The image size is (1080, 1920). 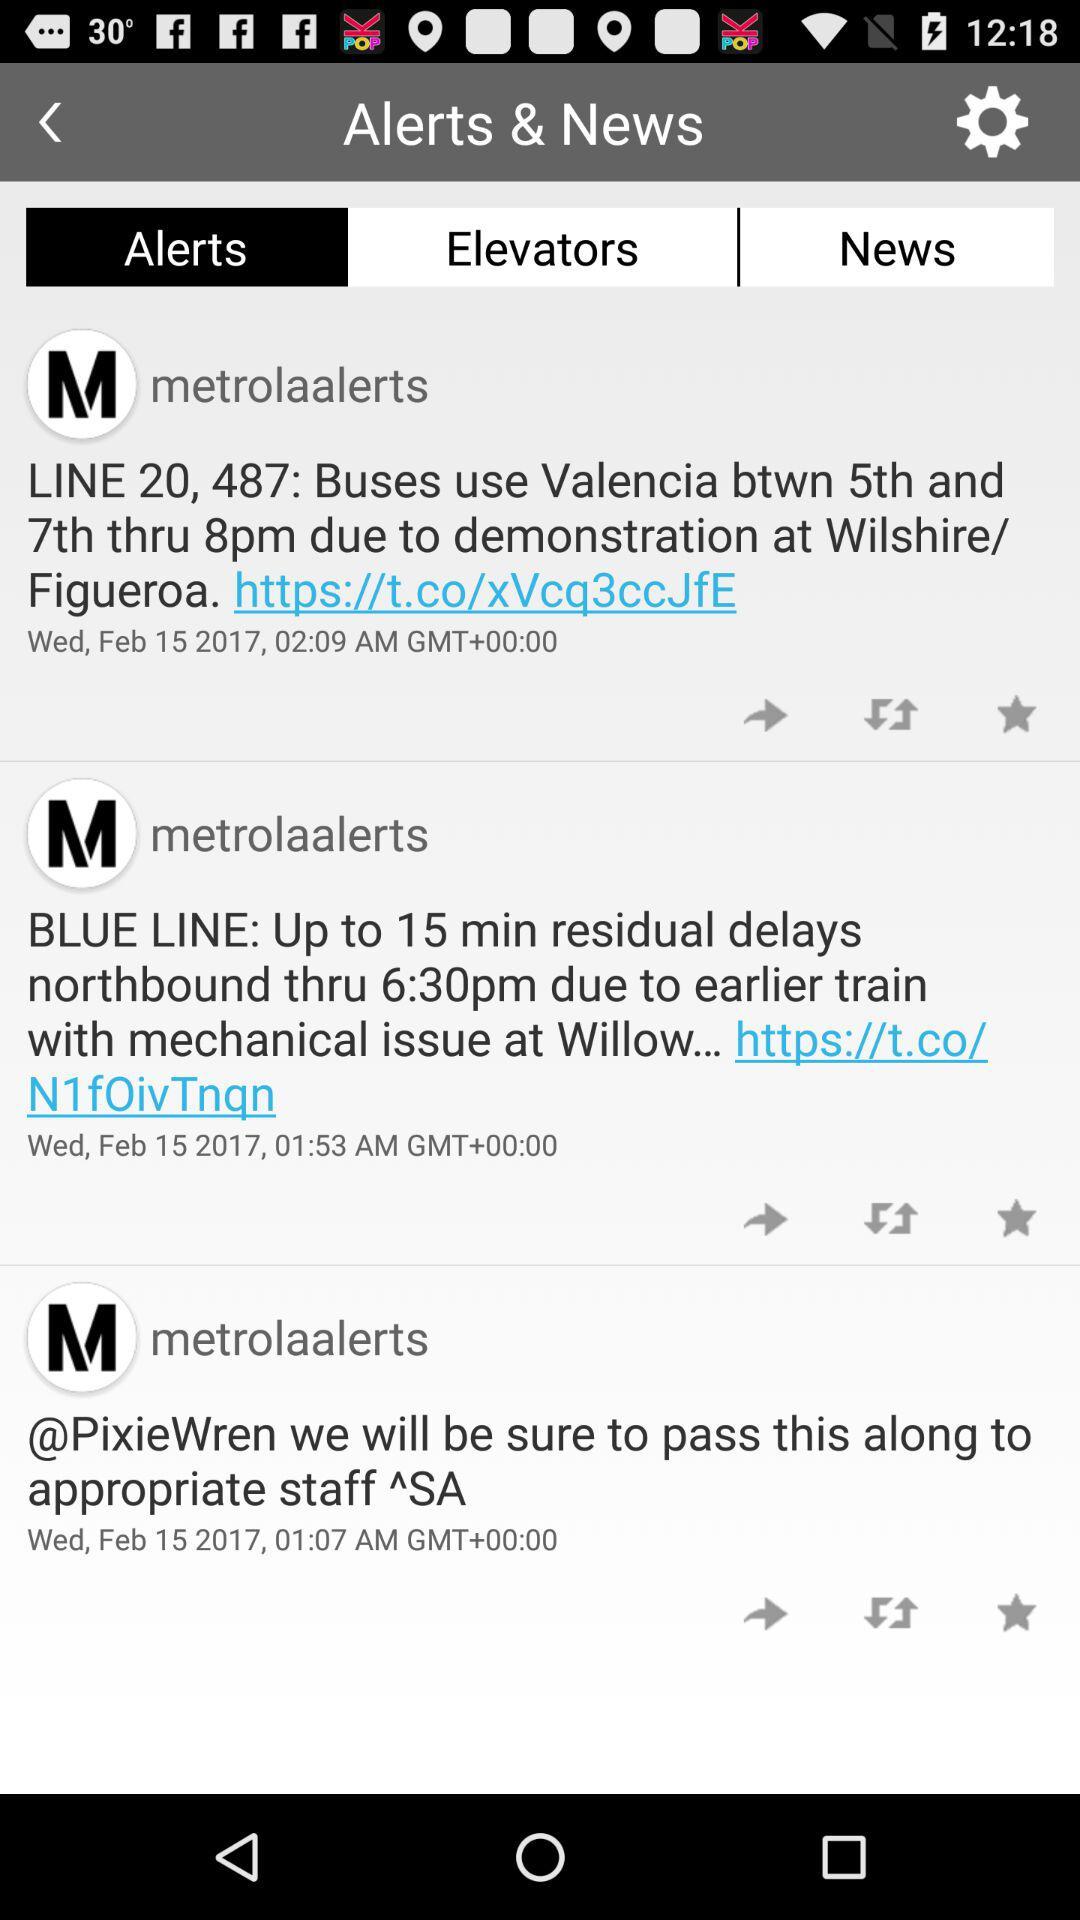 What do you see at coordinates (540, 533) in the screenshot?
I see `app above the wed feb 15 item` at bounding box center [540, 533].